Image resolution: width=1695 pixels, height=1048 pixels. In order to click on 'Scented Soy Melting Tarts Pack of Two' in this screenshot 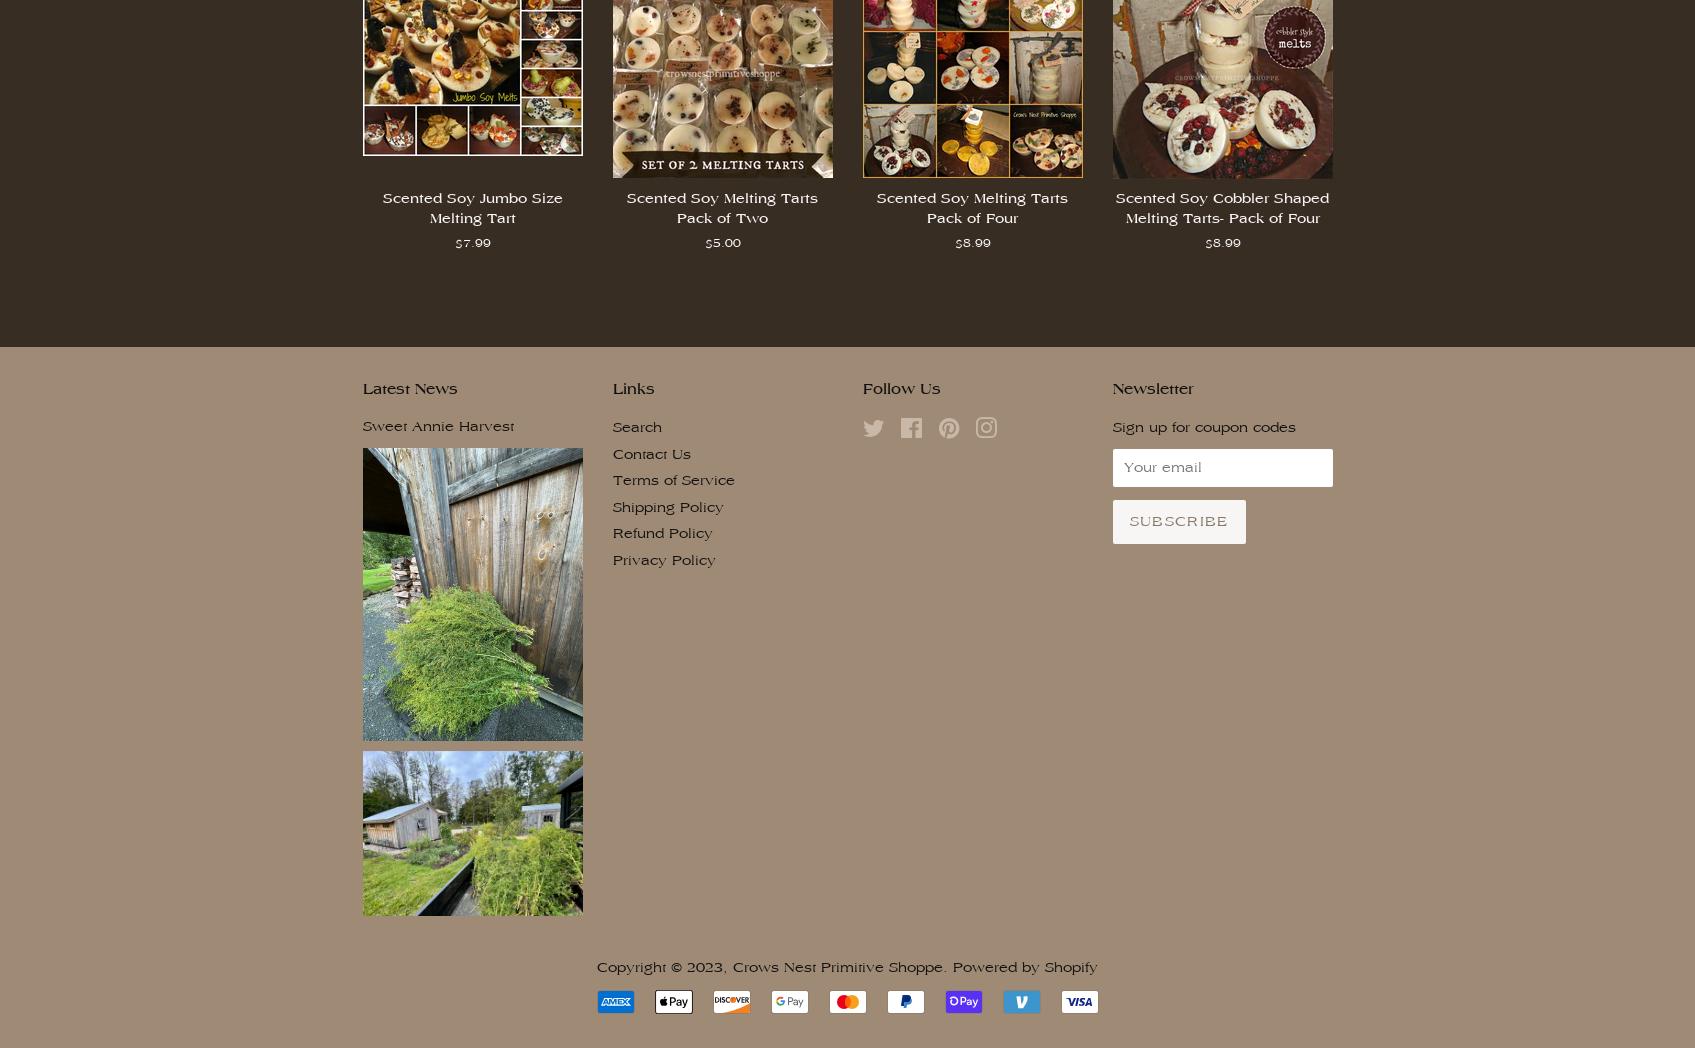, I will do `click(721, 207)`.